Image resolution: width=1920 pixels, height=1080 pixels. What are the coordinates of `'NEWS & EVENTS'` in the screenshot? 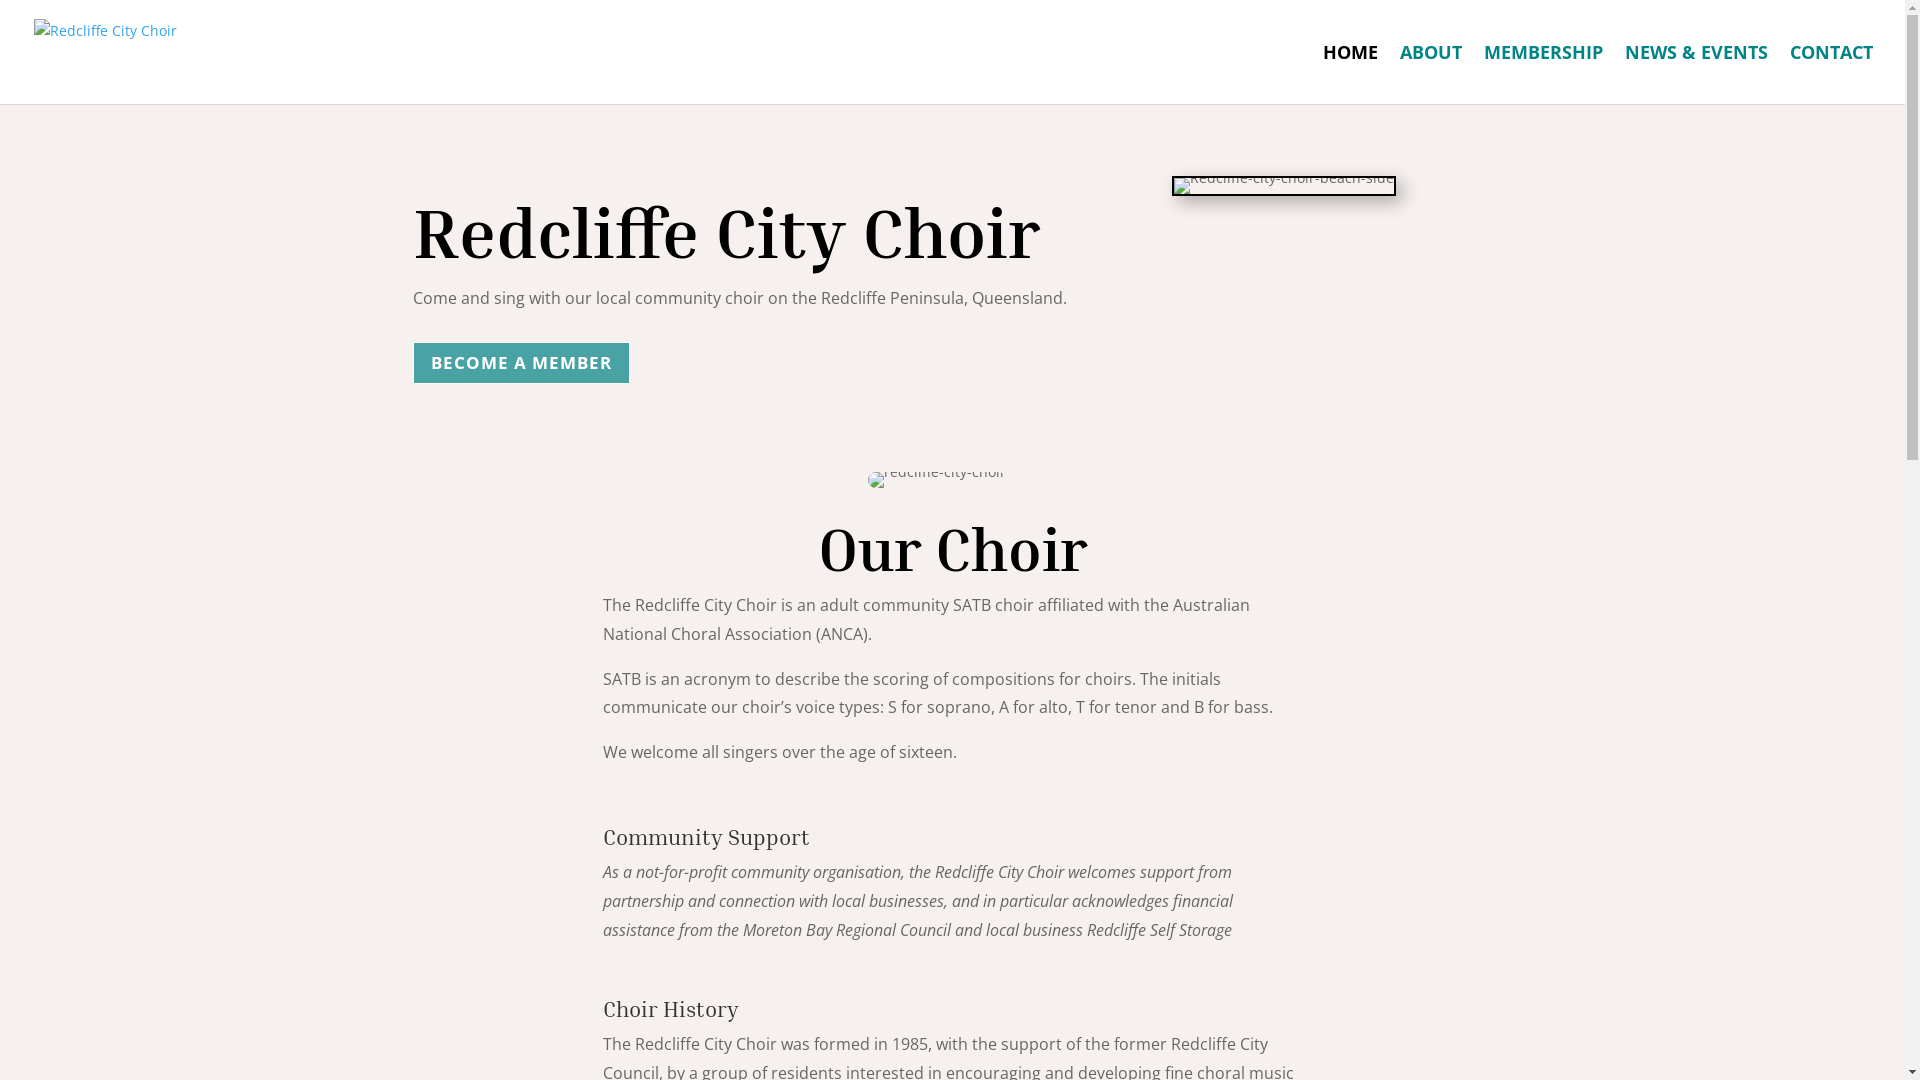 It's located at (1695, 73).